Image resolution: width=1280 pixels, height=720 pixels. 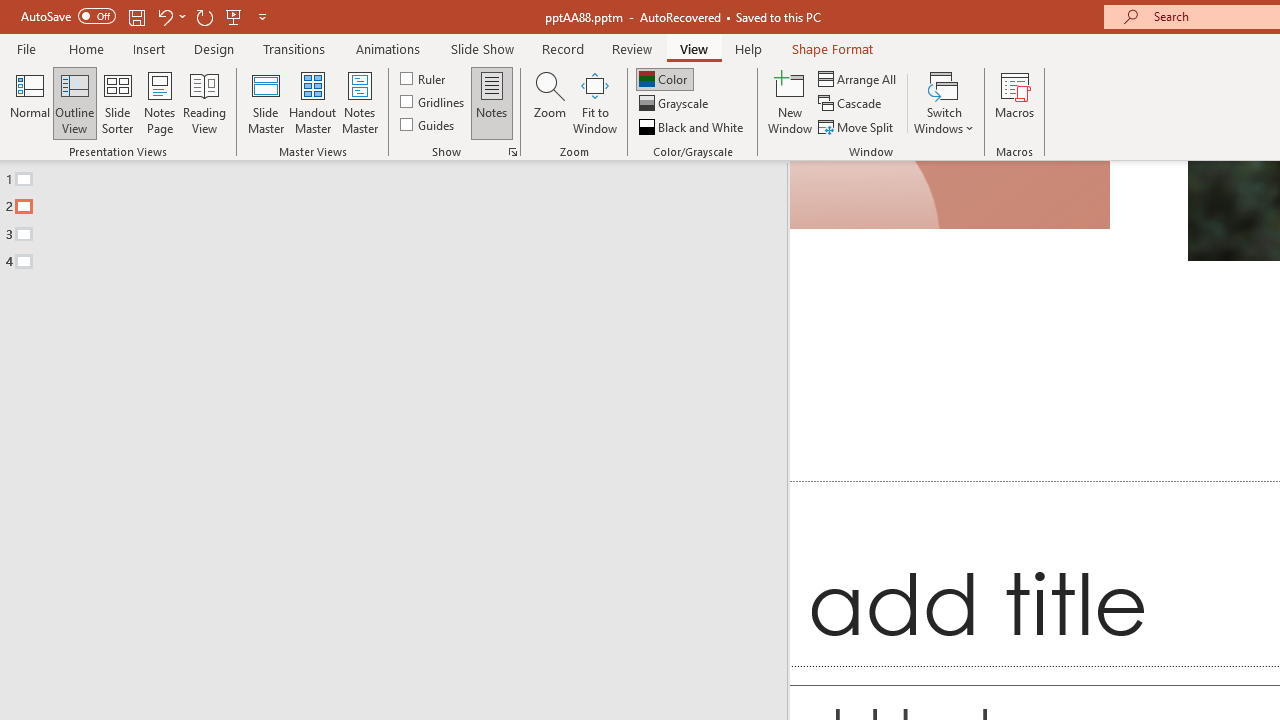 I want to click on 'Notes', so click(x=492, y=103).